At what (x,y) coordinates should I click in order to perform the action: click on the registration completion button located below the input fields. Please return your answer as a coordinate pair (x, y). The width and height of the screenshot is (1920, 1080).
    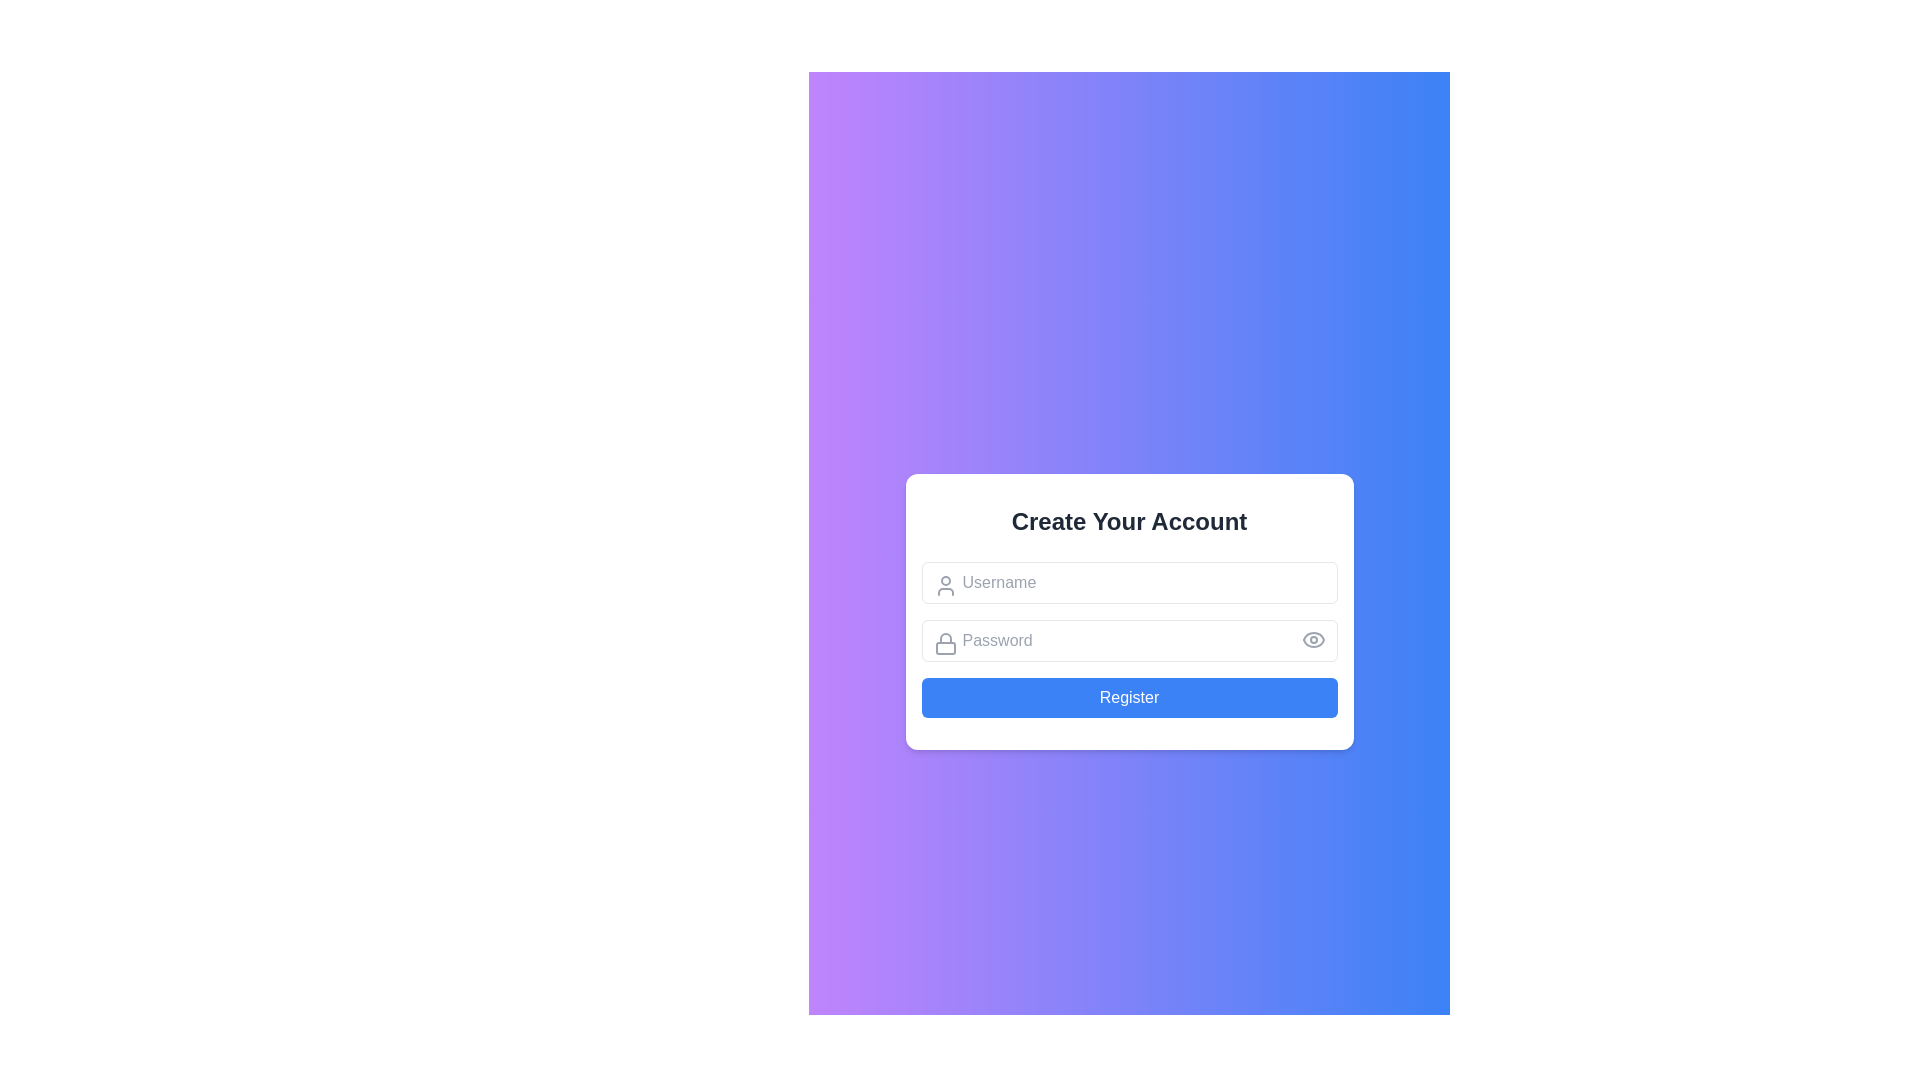
    Looking at the image, I should click on (1129, 697).